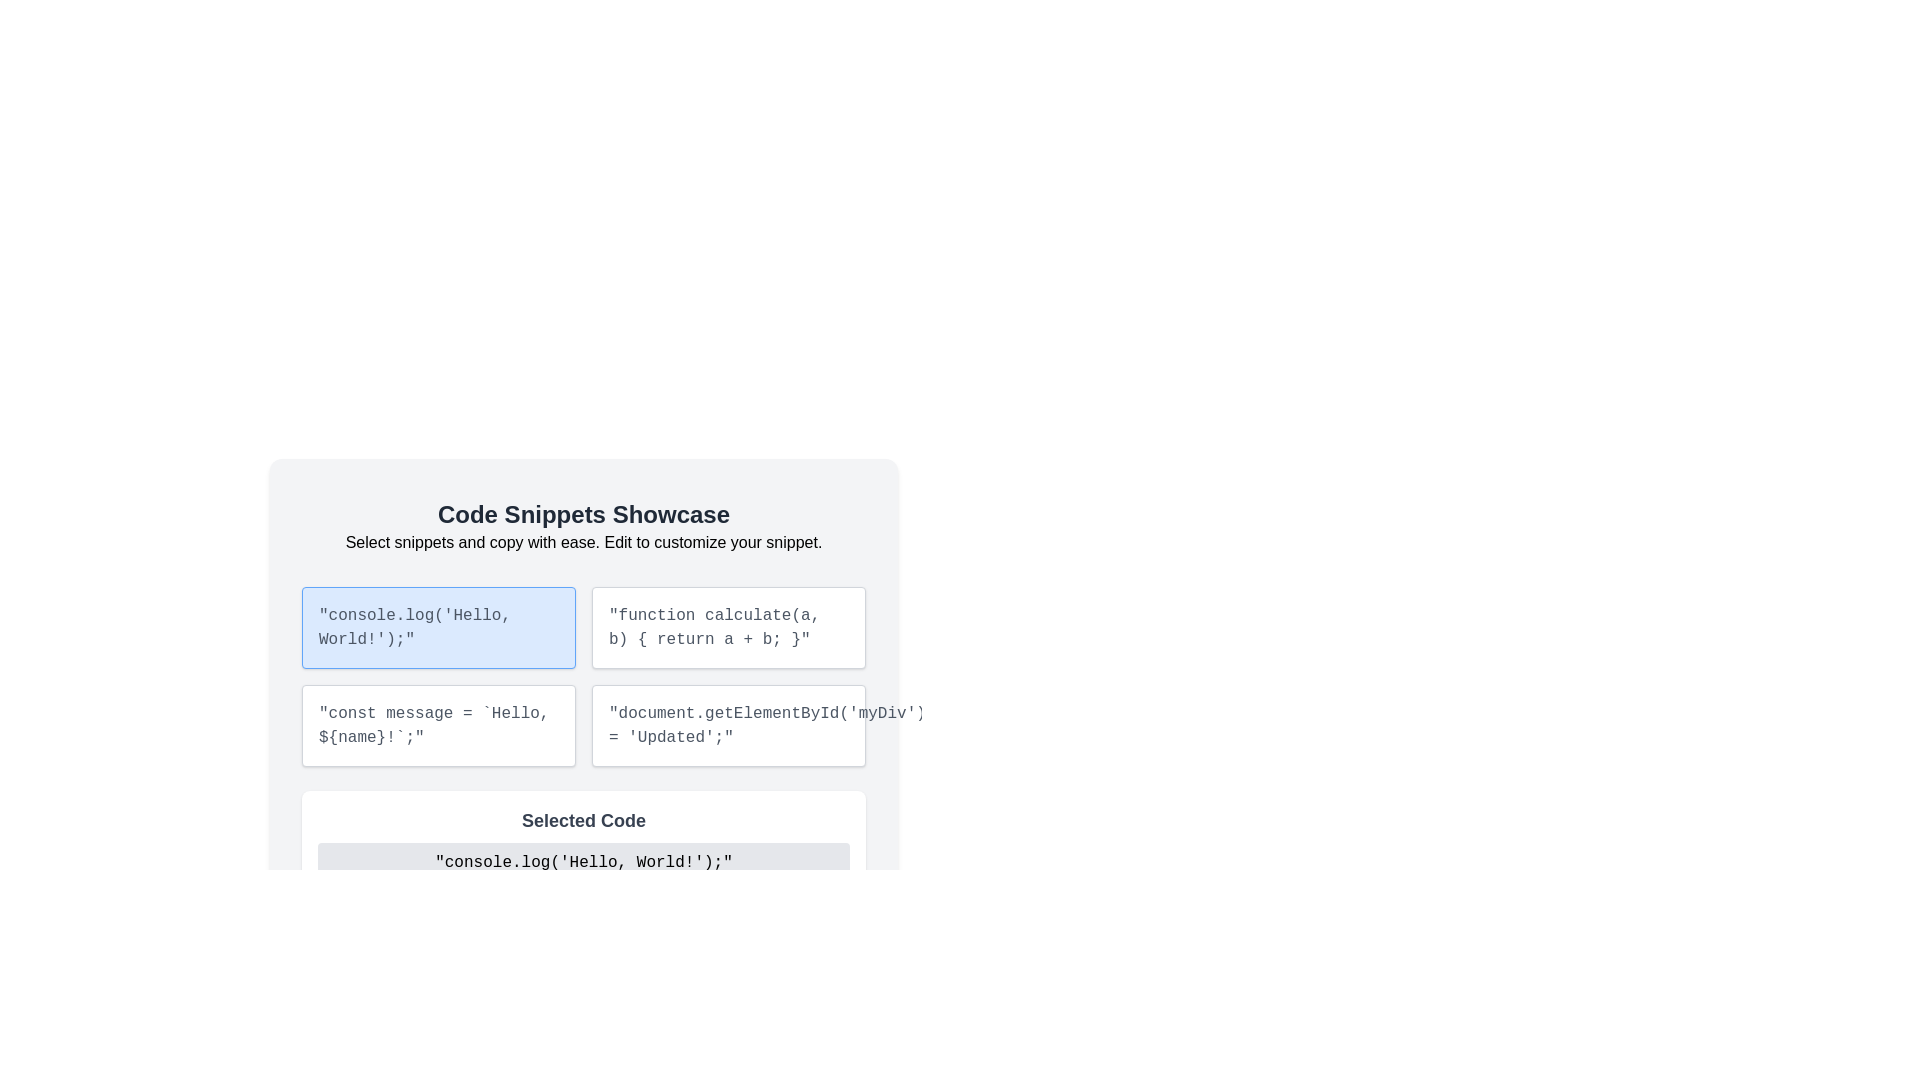  Describe the element at coordinates (583, 514) in the screenshot. I see `the text label displaying 'Code Snippets Showcase', which is styled in a large bold font and positioned at the top-center of the layout, serving as the section title` at that location.